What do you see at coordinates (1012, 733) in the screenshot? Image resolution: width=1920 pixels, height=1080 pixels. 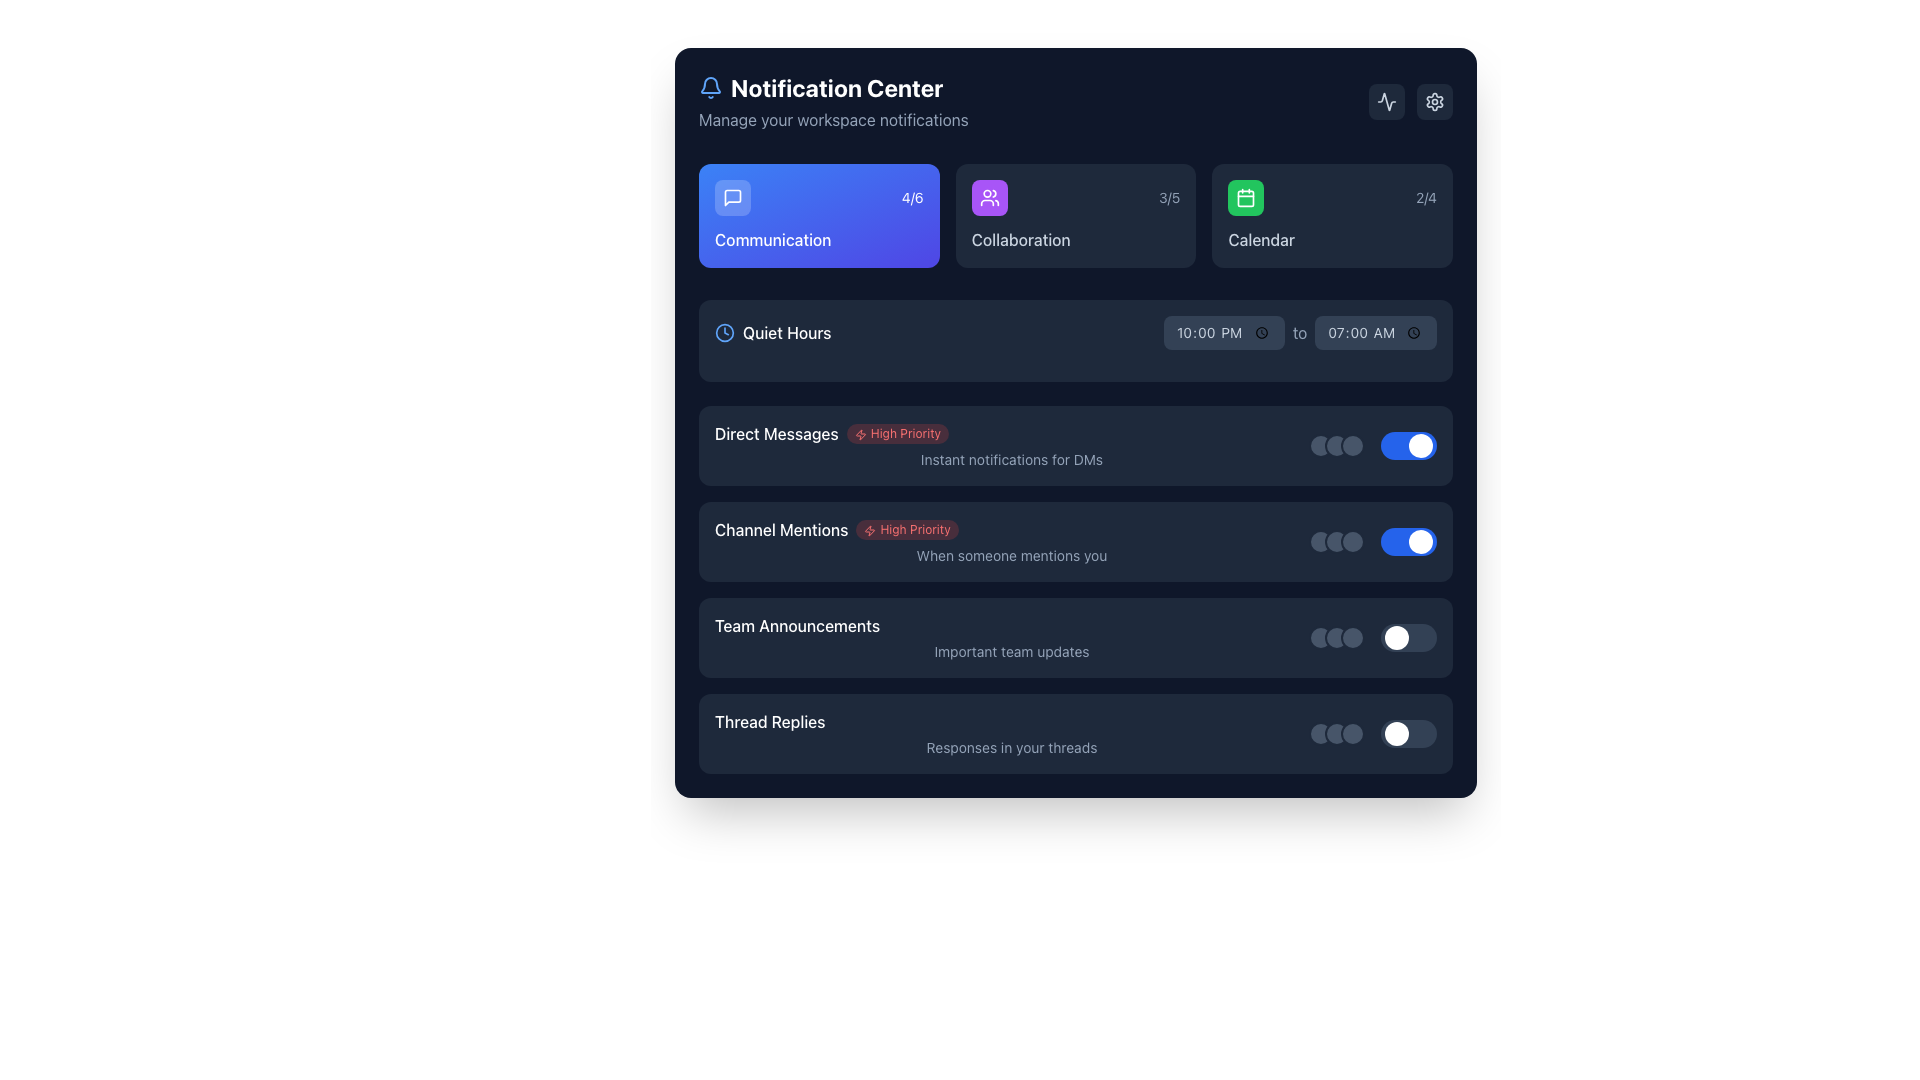 I see `the text label that reads 'Thread Replies' and 'Responses in your threads', which is located towards the bottom of the interface, just before the last toggle button` at bounding box center [1012, 733].